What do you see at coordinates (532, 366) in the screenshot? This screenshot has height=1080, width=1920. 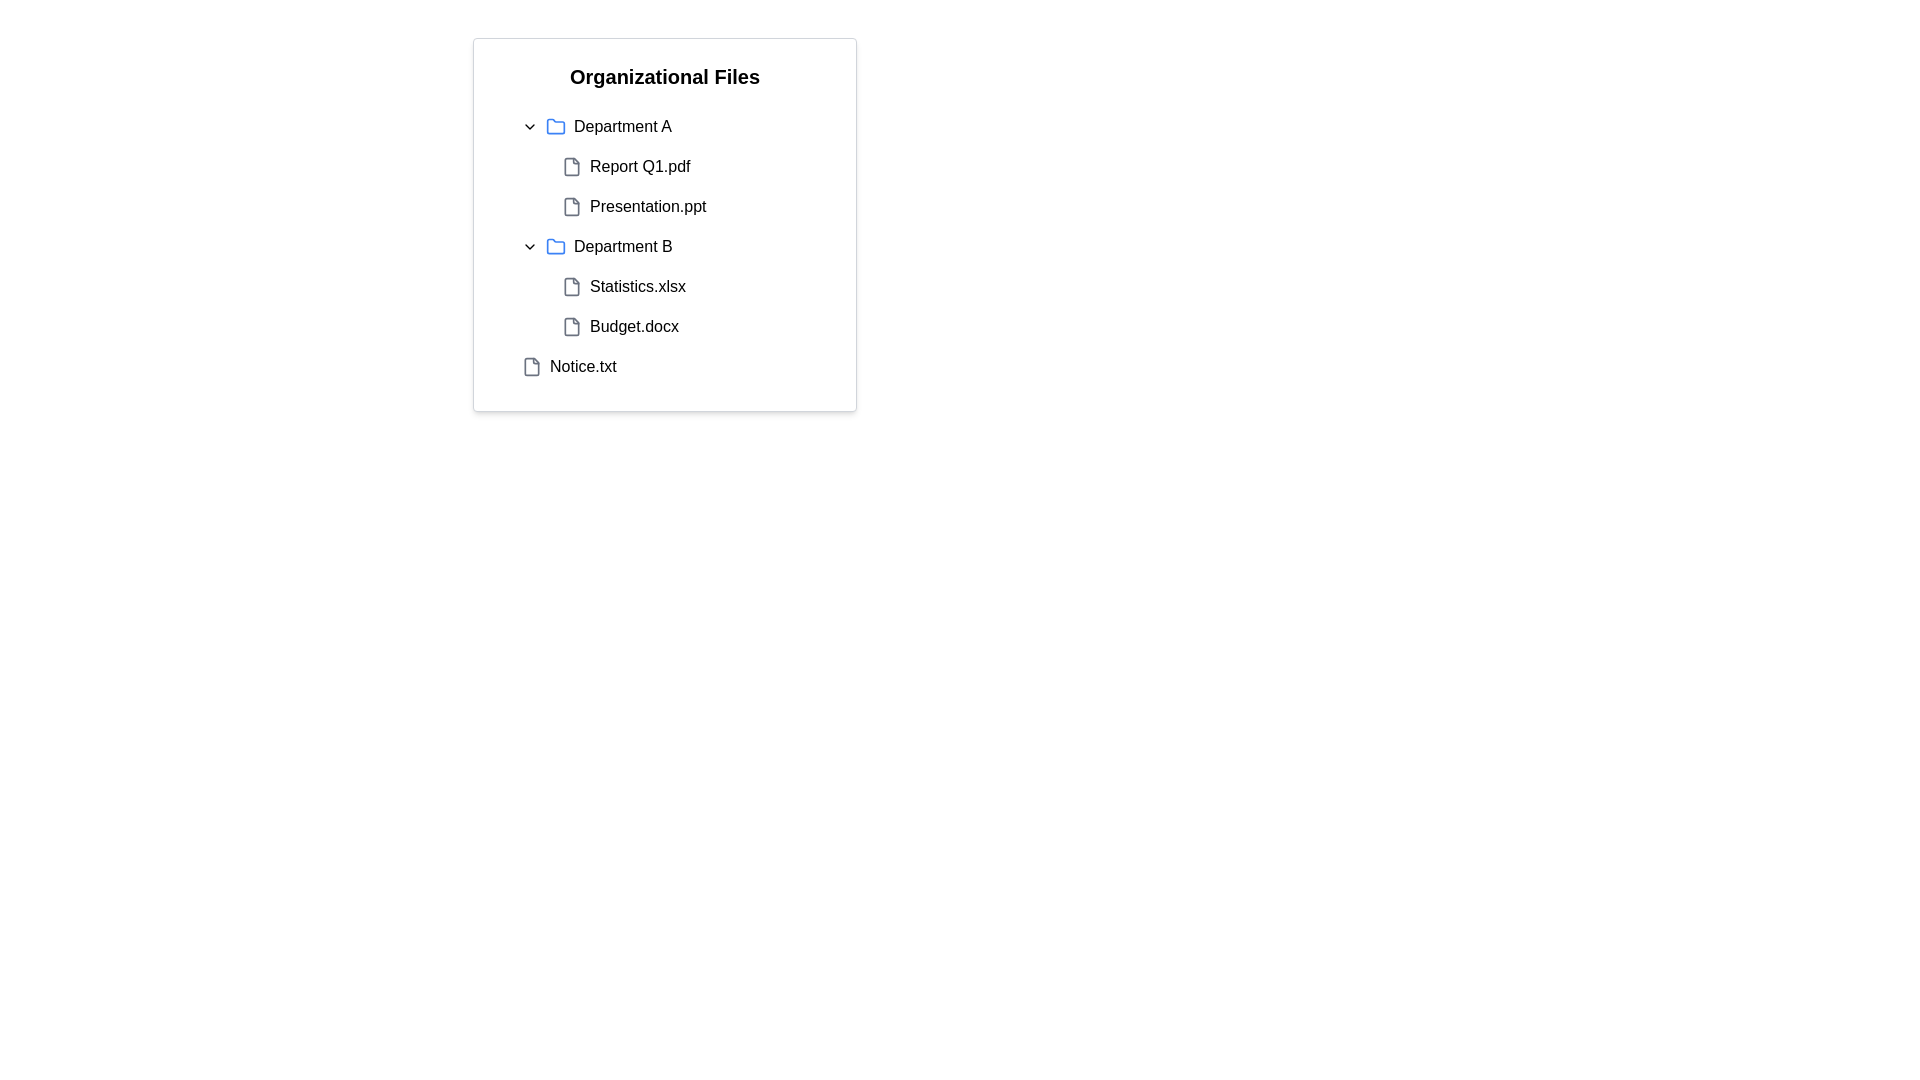 I see `the file icon represented as a stylized document sheet, which is located to the left of the file labeled 'Notice.txt' in the 'Organizational Files' section` at bounding box center [532, 366].